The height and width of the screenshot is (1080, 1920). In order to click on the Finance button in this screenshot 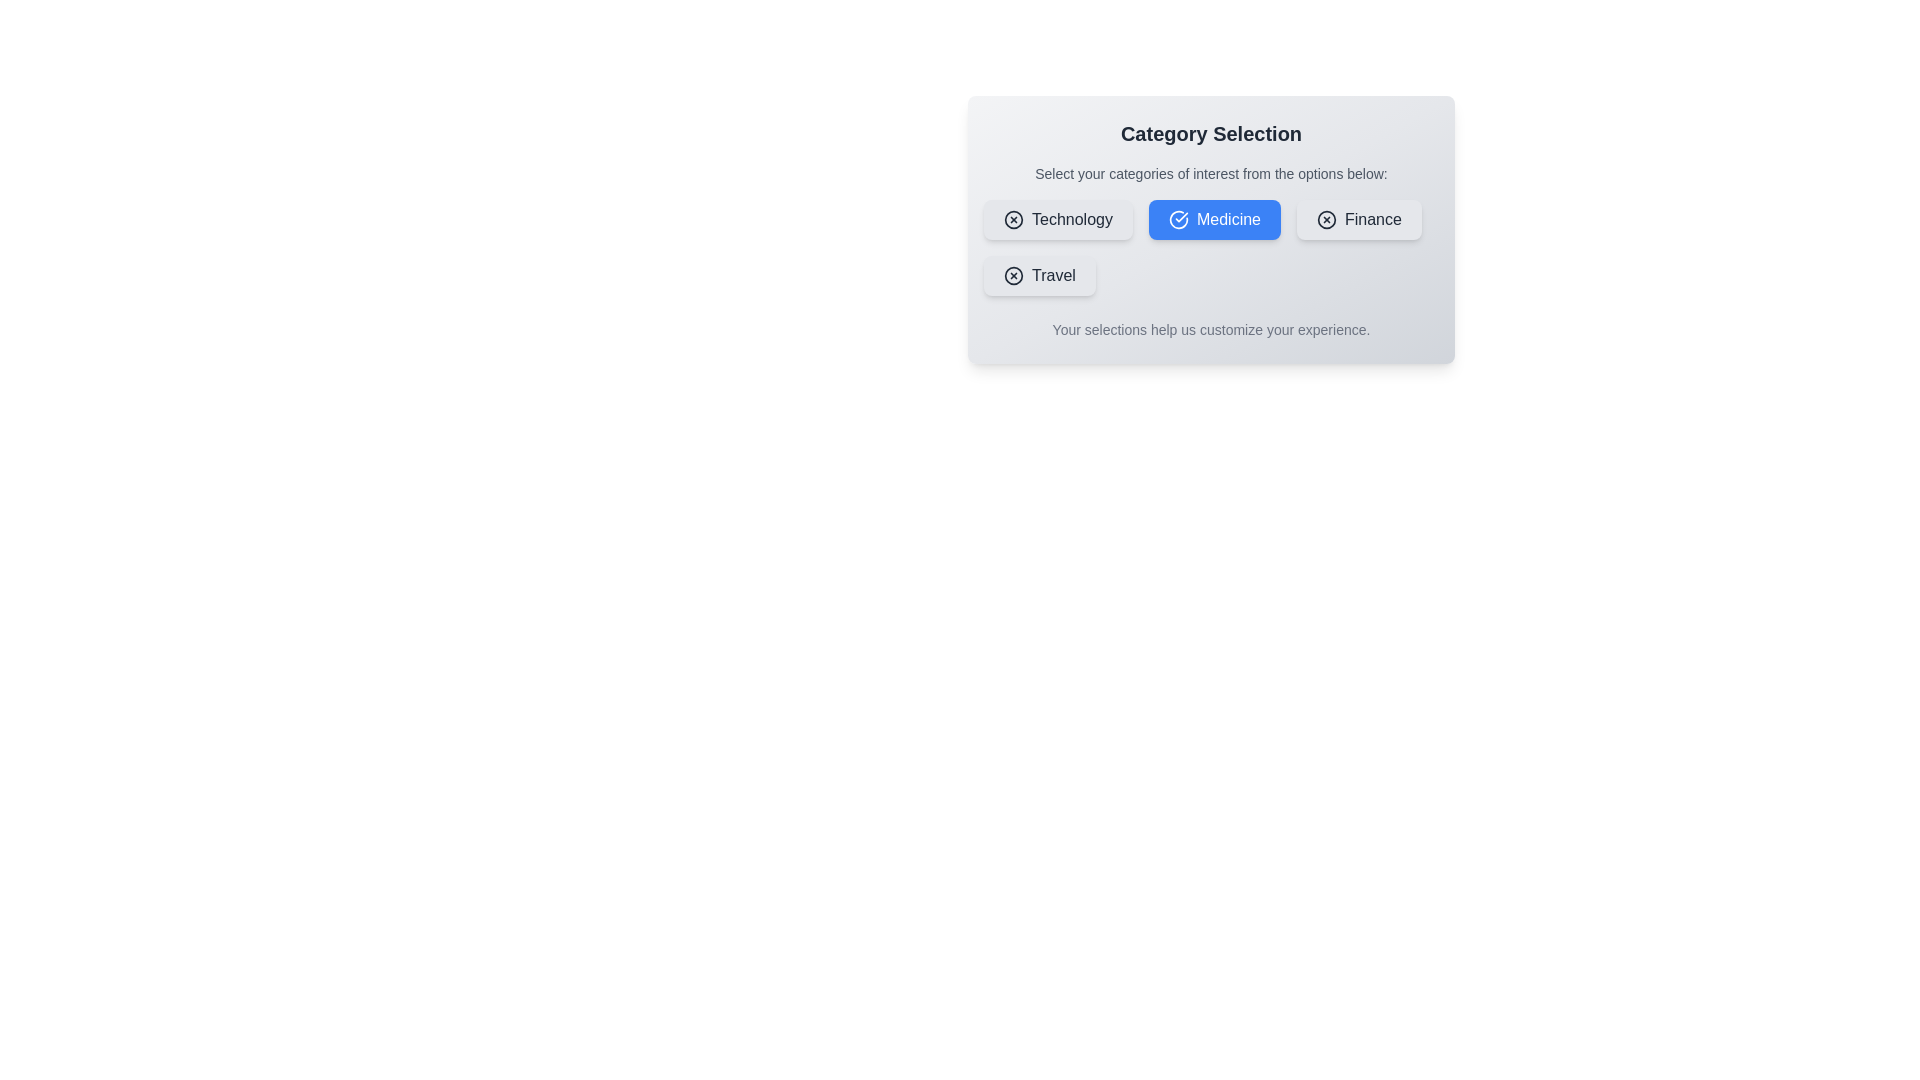, I will do `click(1358, 219)`.